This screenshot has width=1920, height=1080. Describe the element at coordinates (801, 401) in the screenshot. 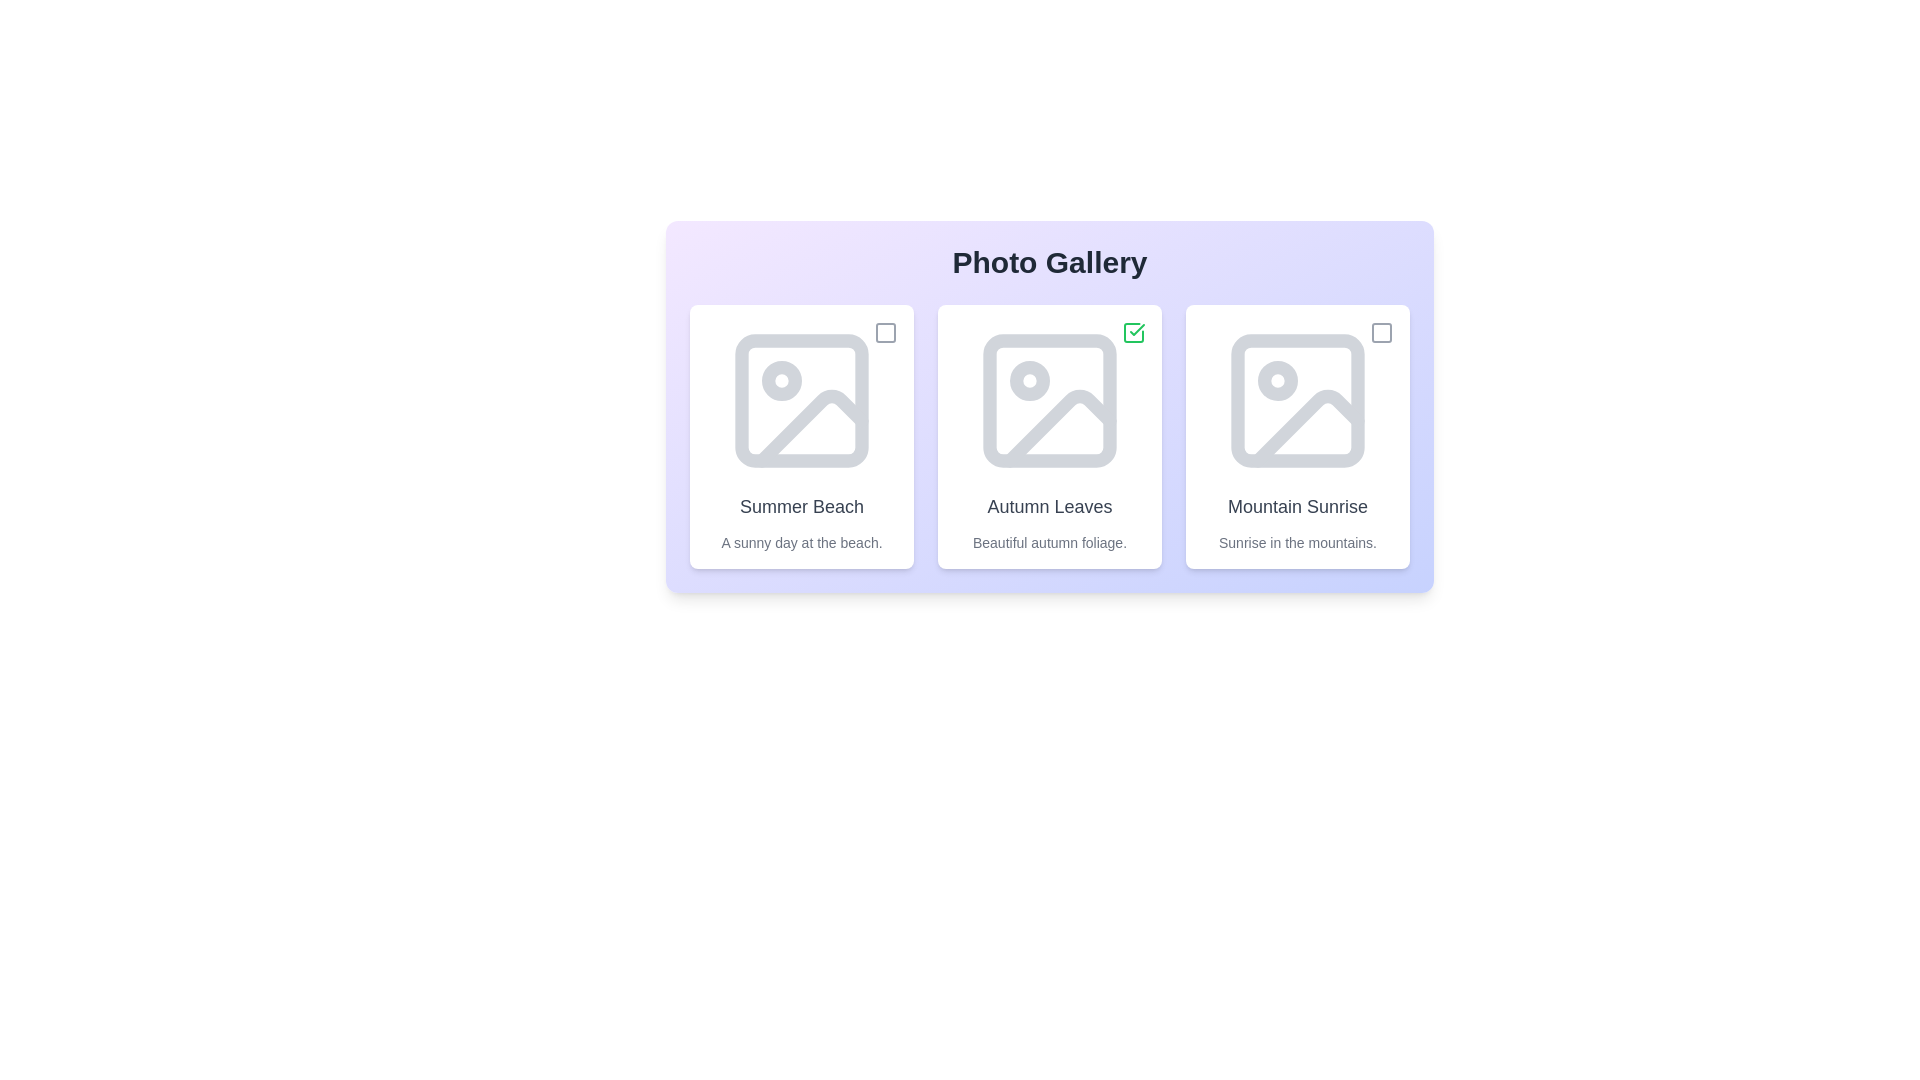

I see `the placeholder image of the photo labeled Summer Beach` at that location.